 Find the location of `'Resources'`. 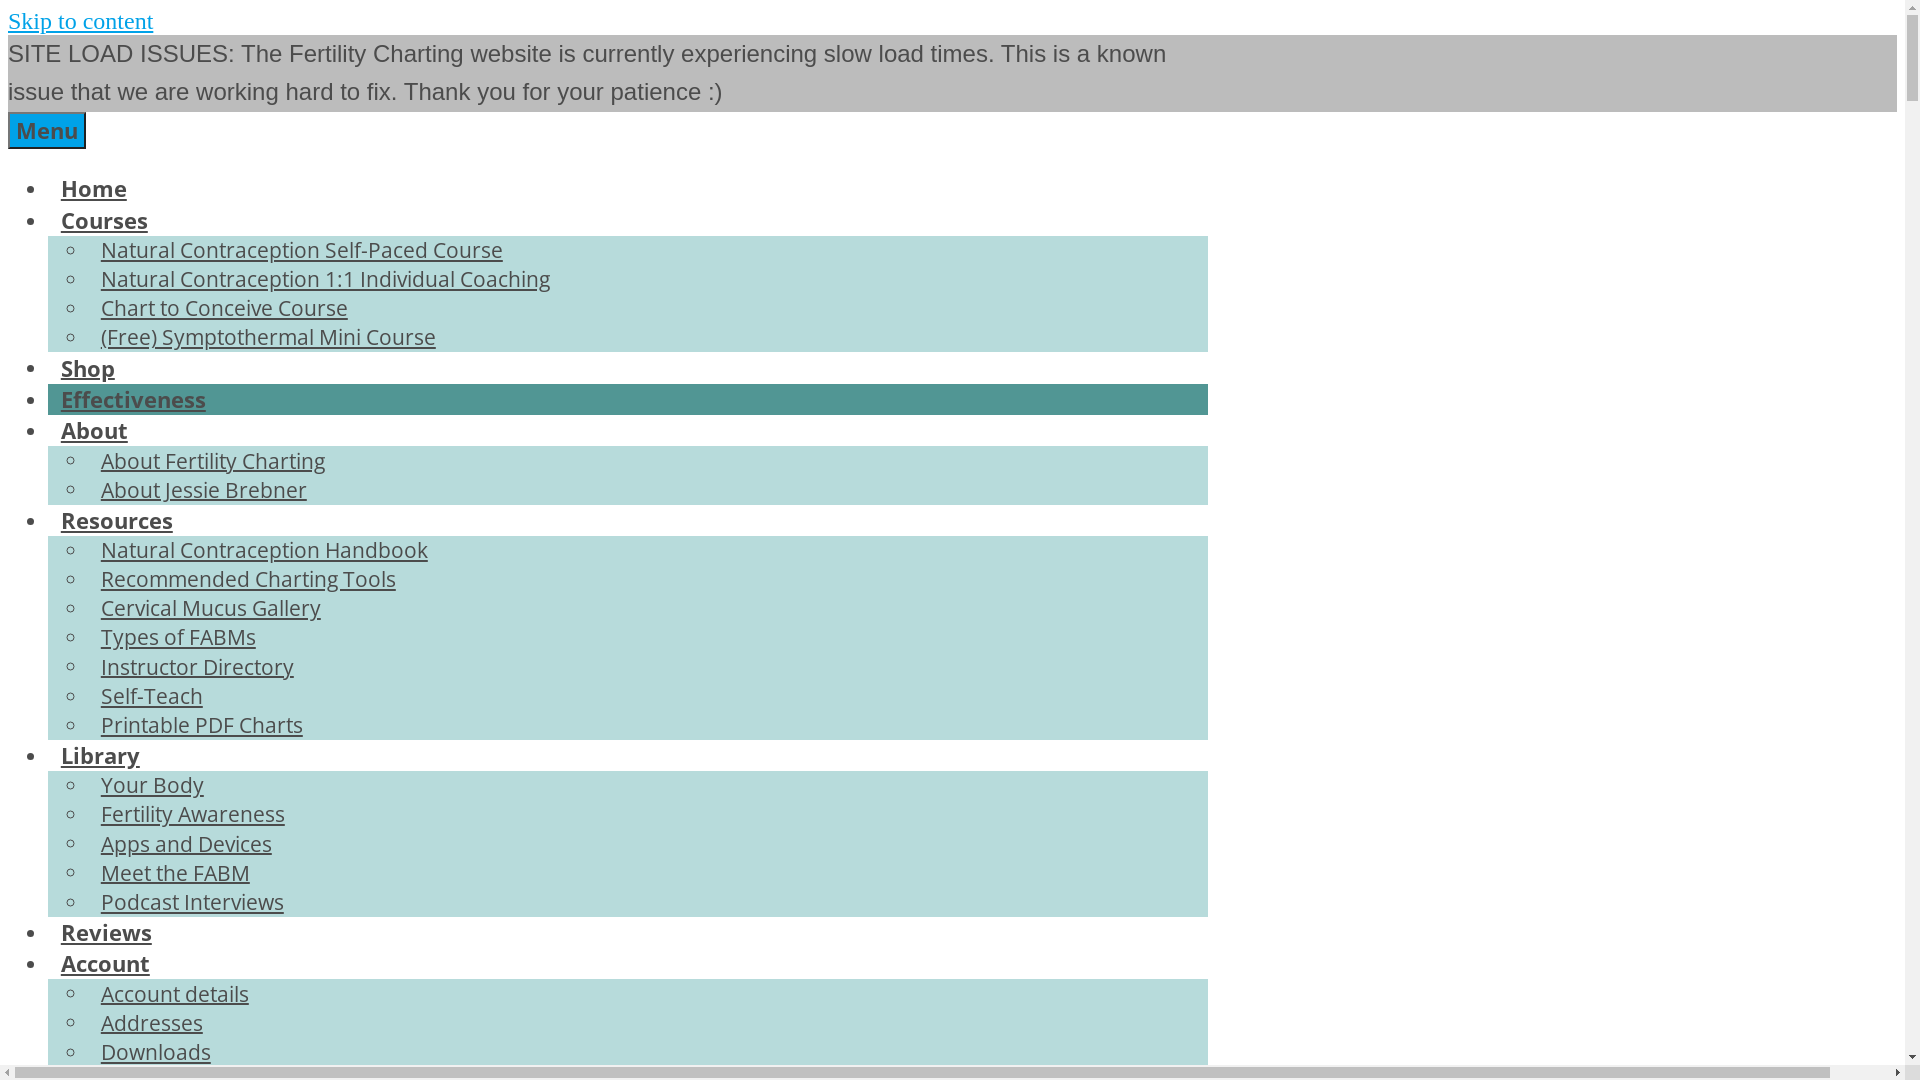

'Resources' is located at coordinates (115, 519).